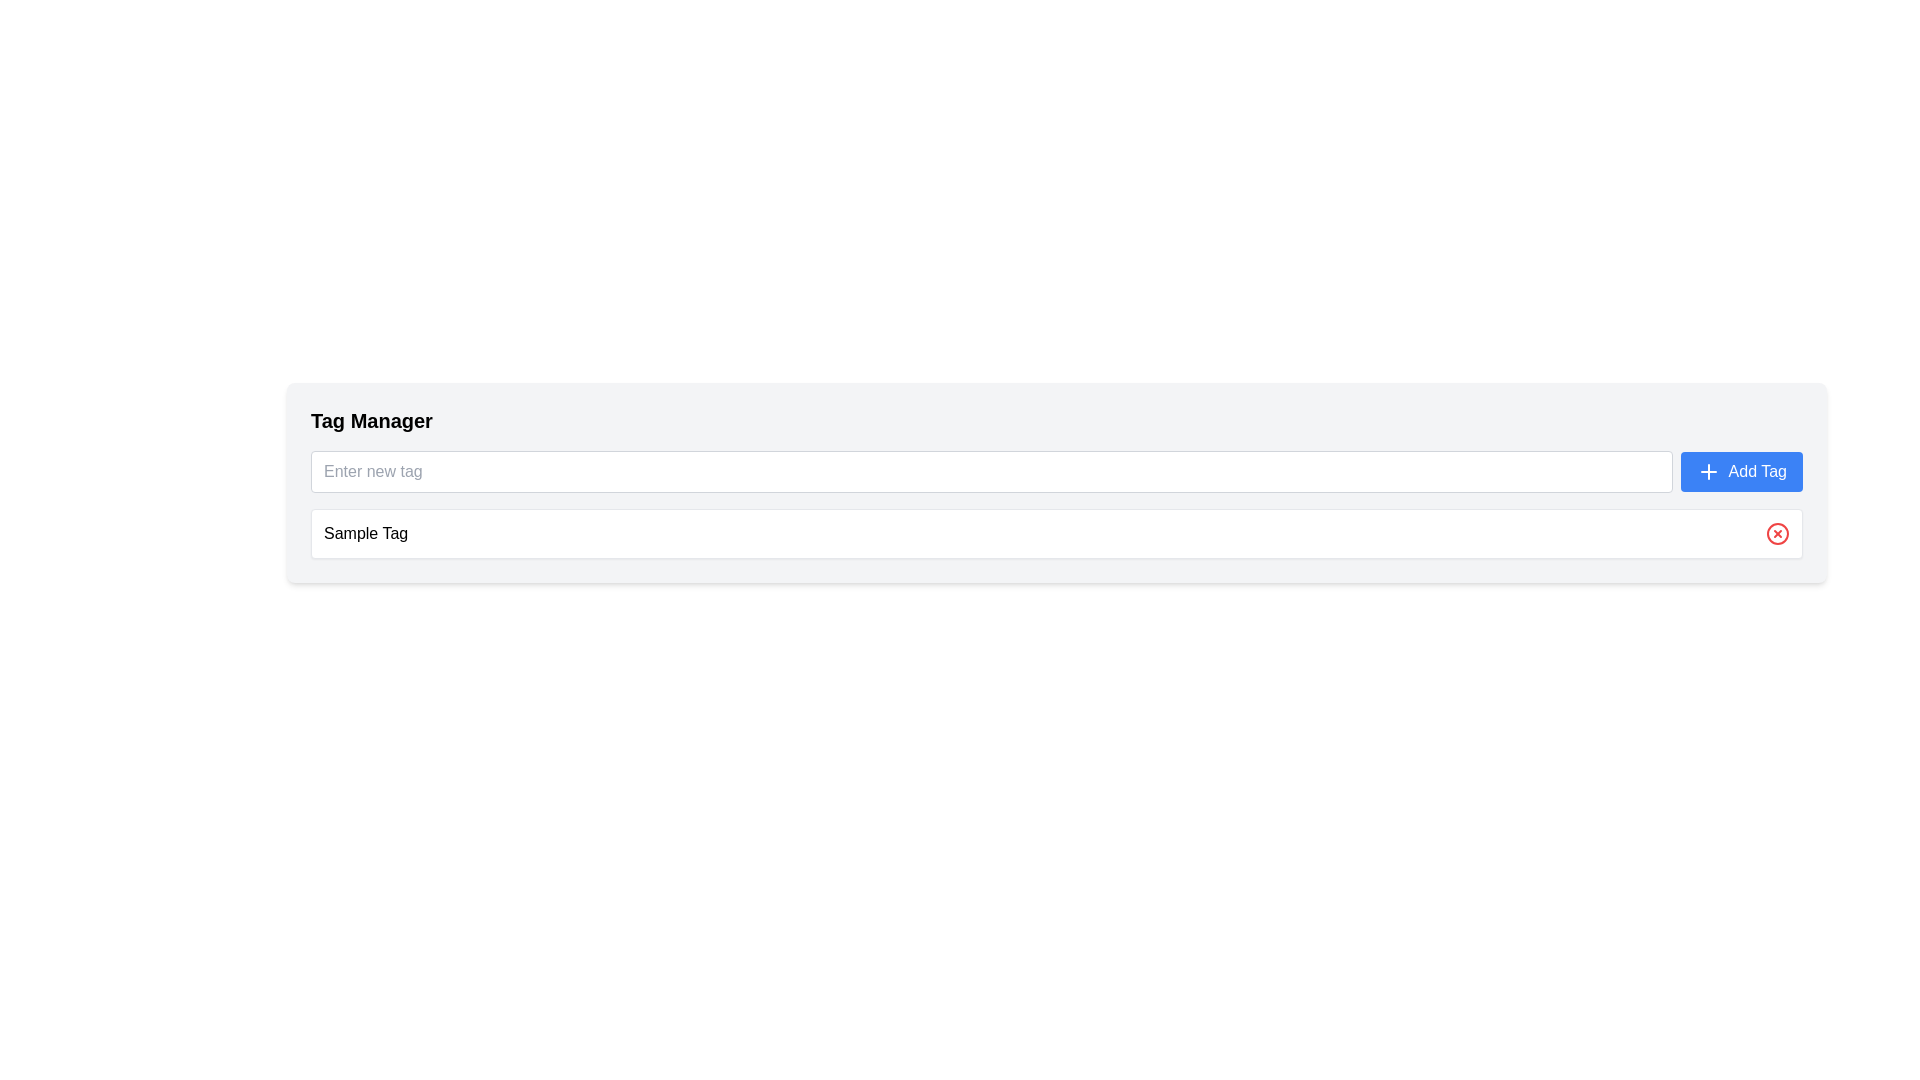  I want to click on the circular outline button with a centered cross mark, so click(1777, 532).